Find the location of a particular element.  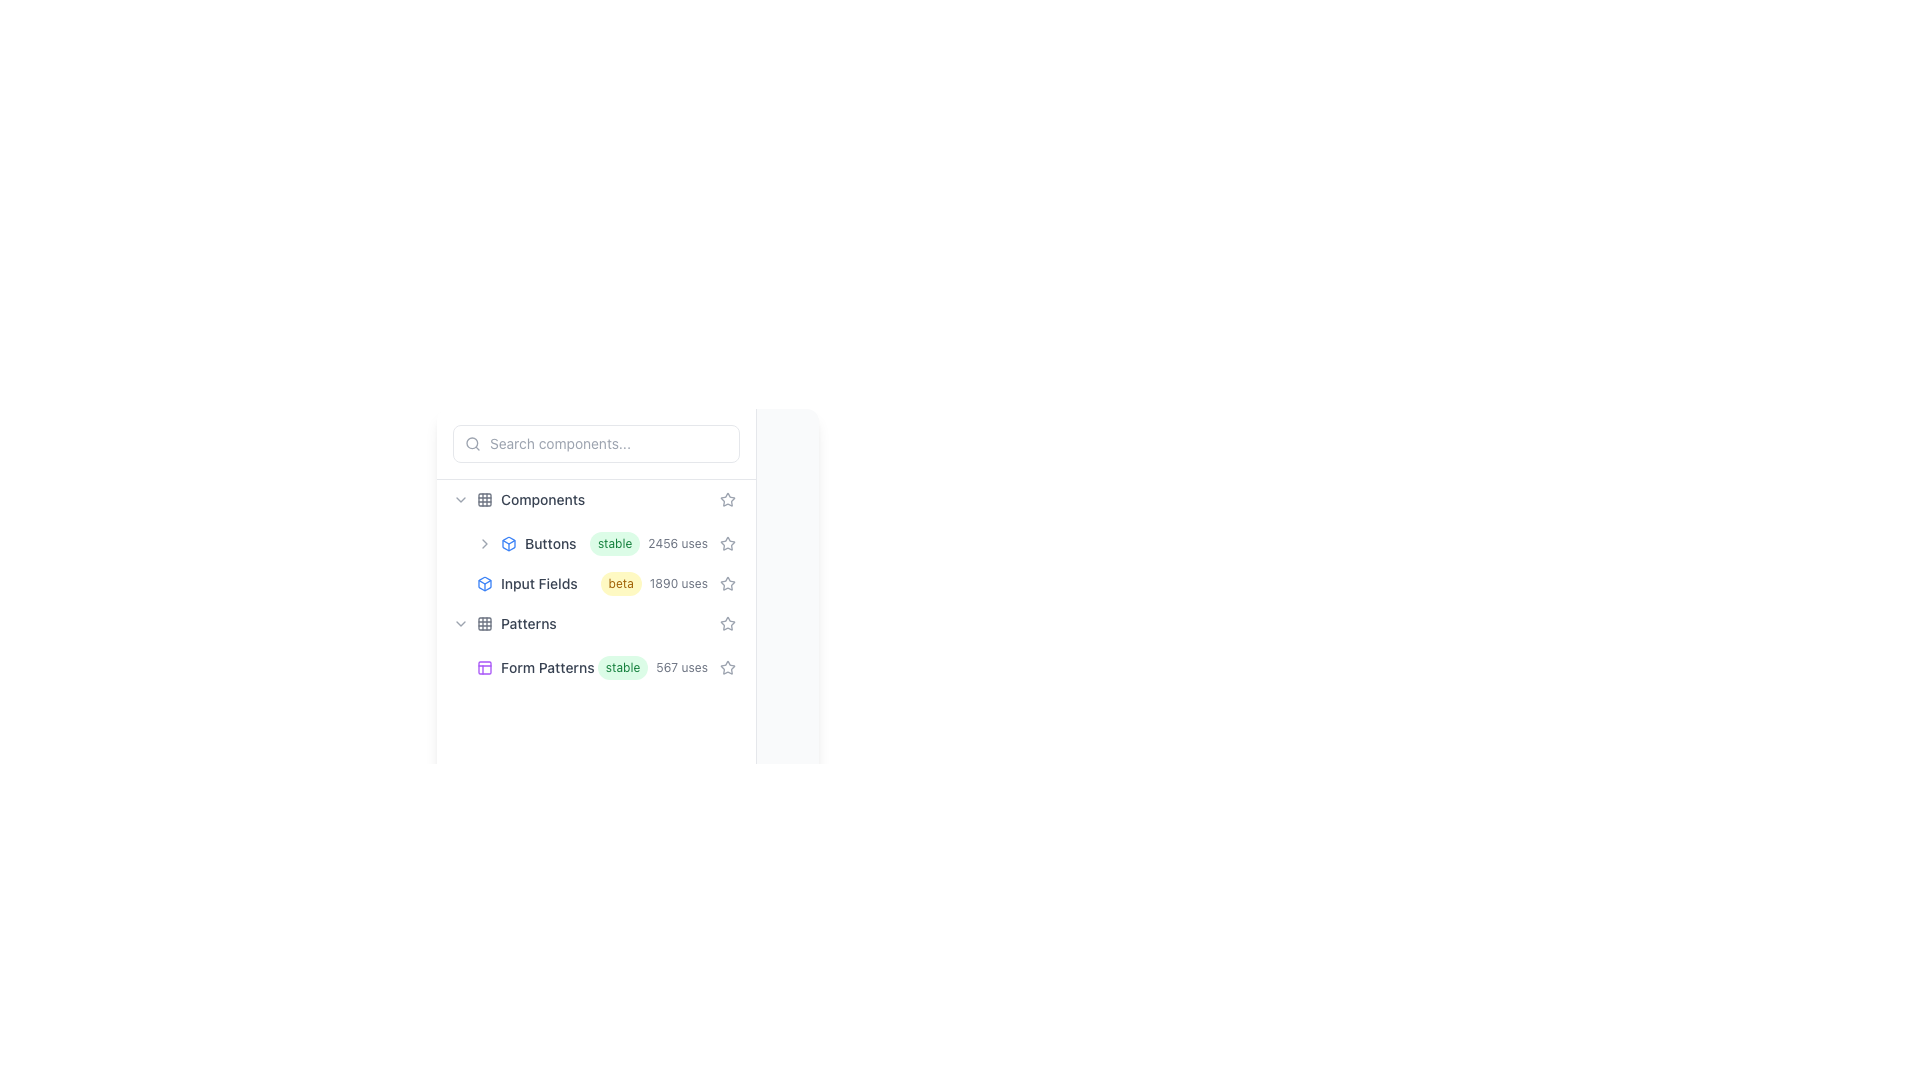

the top-left corner rectangle of the schematic icon in the sidebar menu adjacent to the 'Components' and 'Patterns' list is located at coordinates (484, 667).